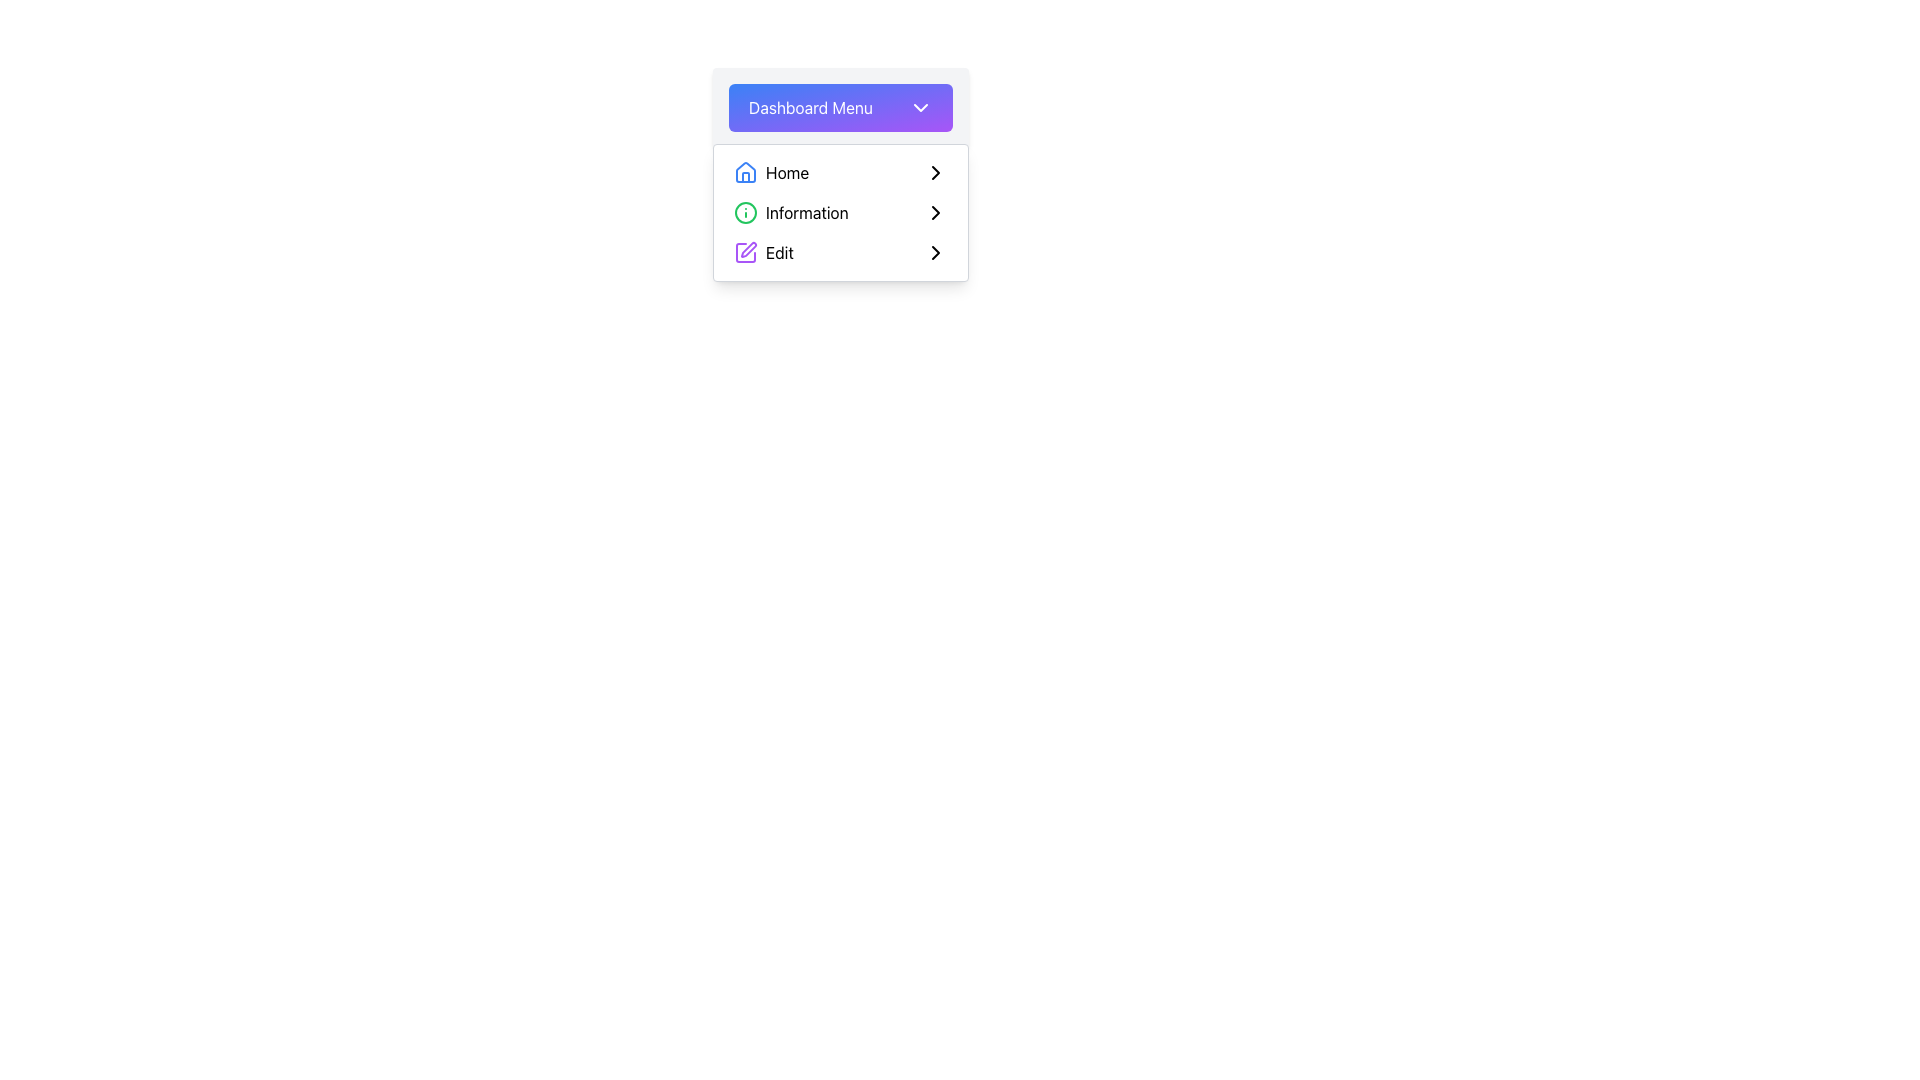 Image resolution: width=1920 pixels, height=1080 pixels. Describe the element at coordinates (935, 172) in the screenshot. I see `the arrow icon located to the right of the 'Home' menu label in the dropdown menu` at that location.